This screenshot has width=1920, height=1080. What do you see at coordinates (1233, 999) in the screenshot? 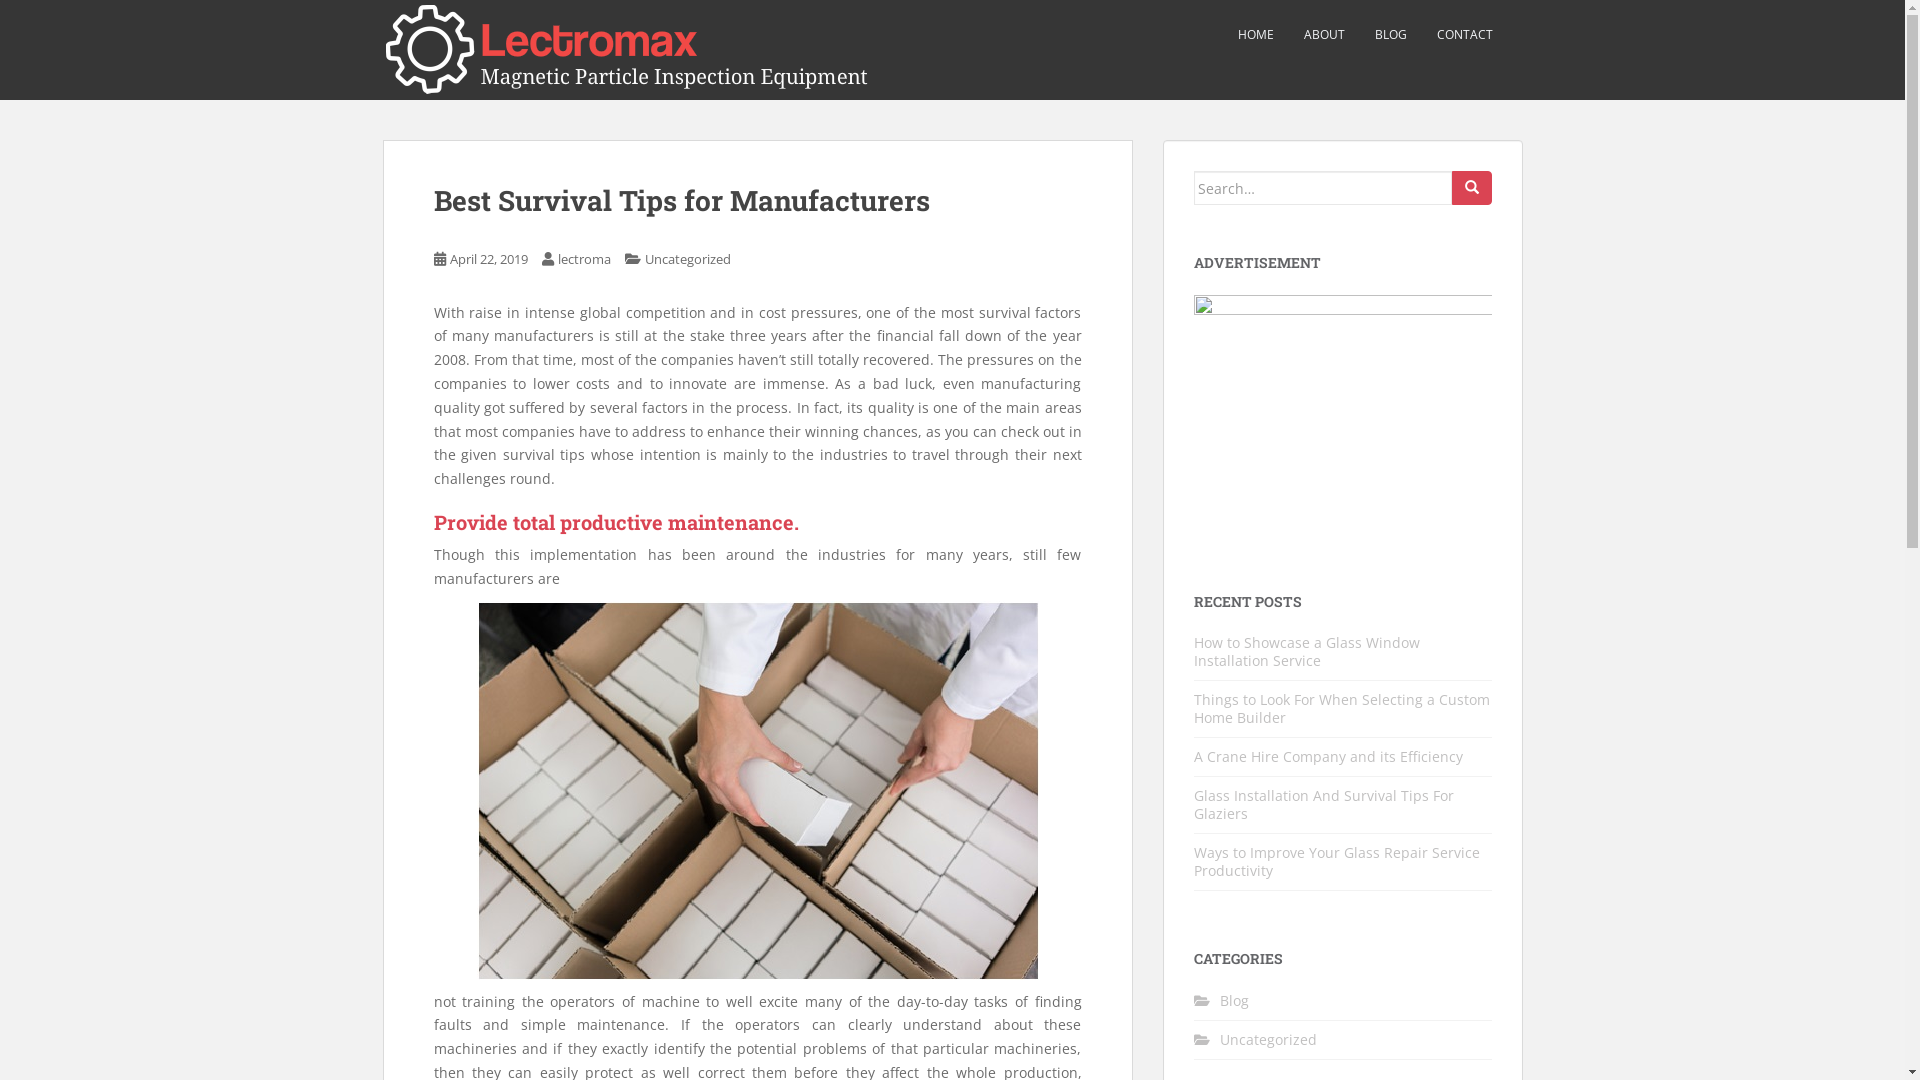
I see `'Blog'` at bounding box center [1233, 999].